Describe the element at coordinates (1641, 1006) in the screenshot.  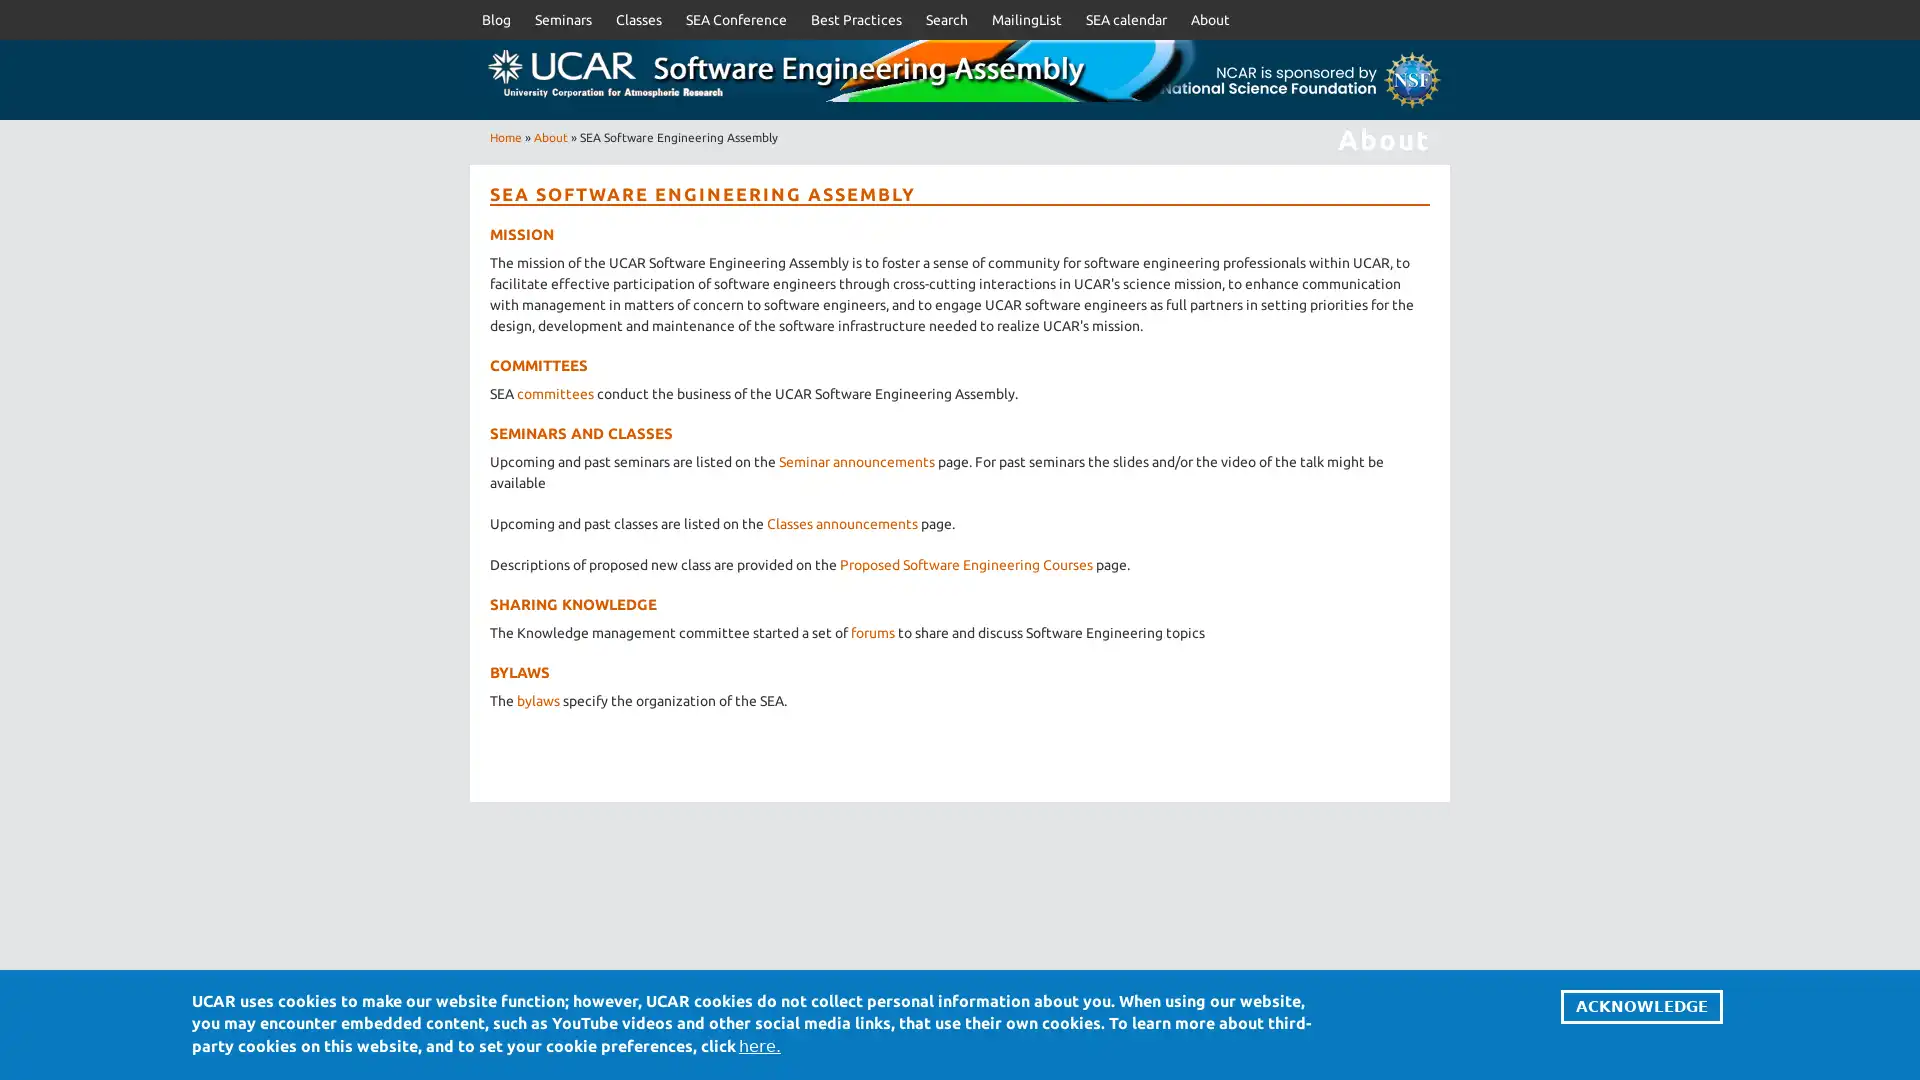
I see `ACKNOWLEDGE` at that location.